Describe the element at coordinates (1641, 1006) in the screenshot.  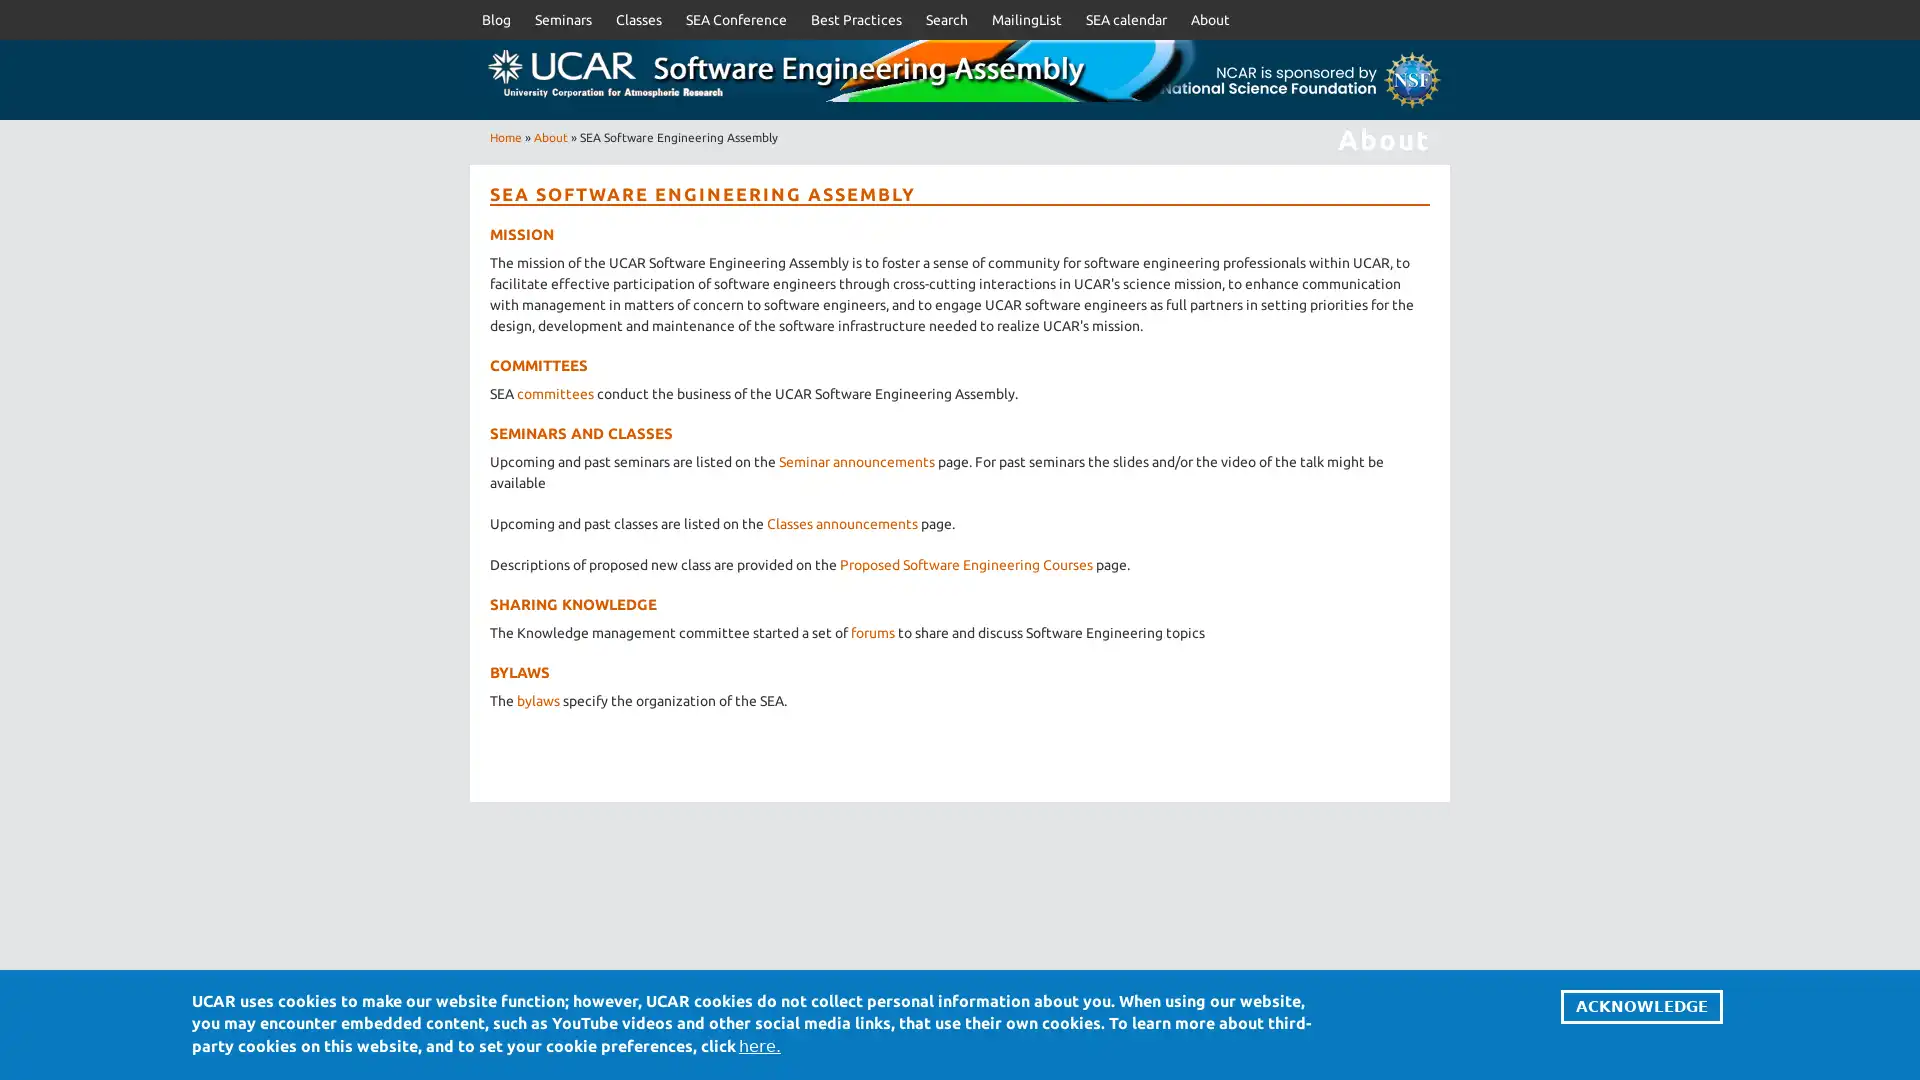
I see `ACKNOWLEDGE` at that location.